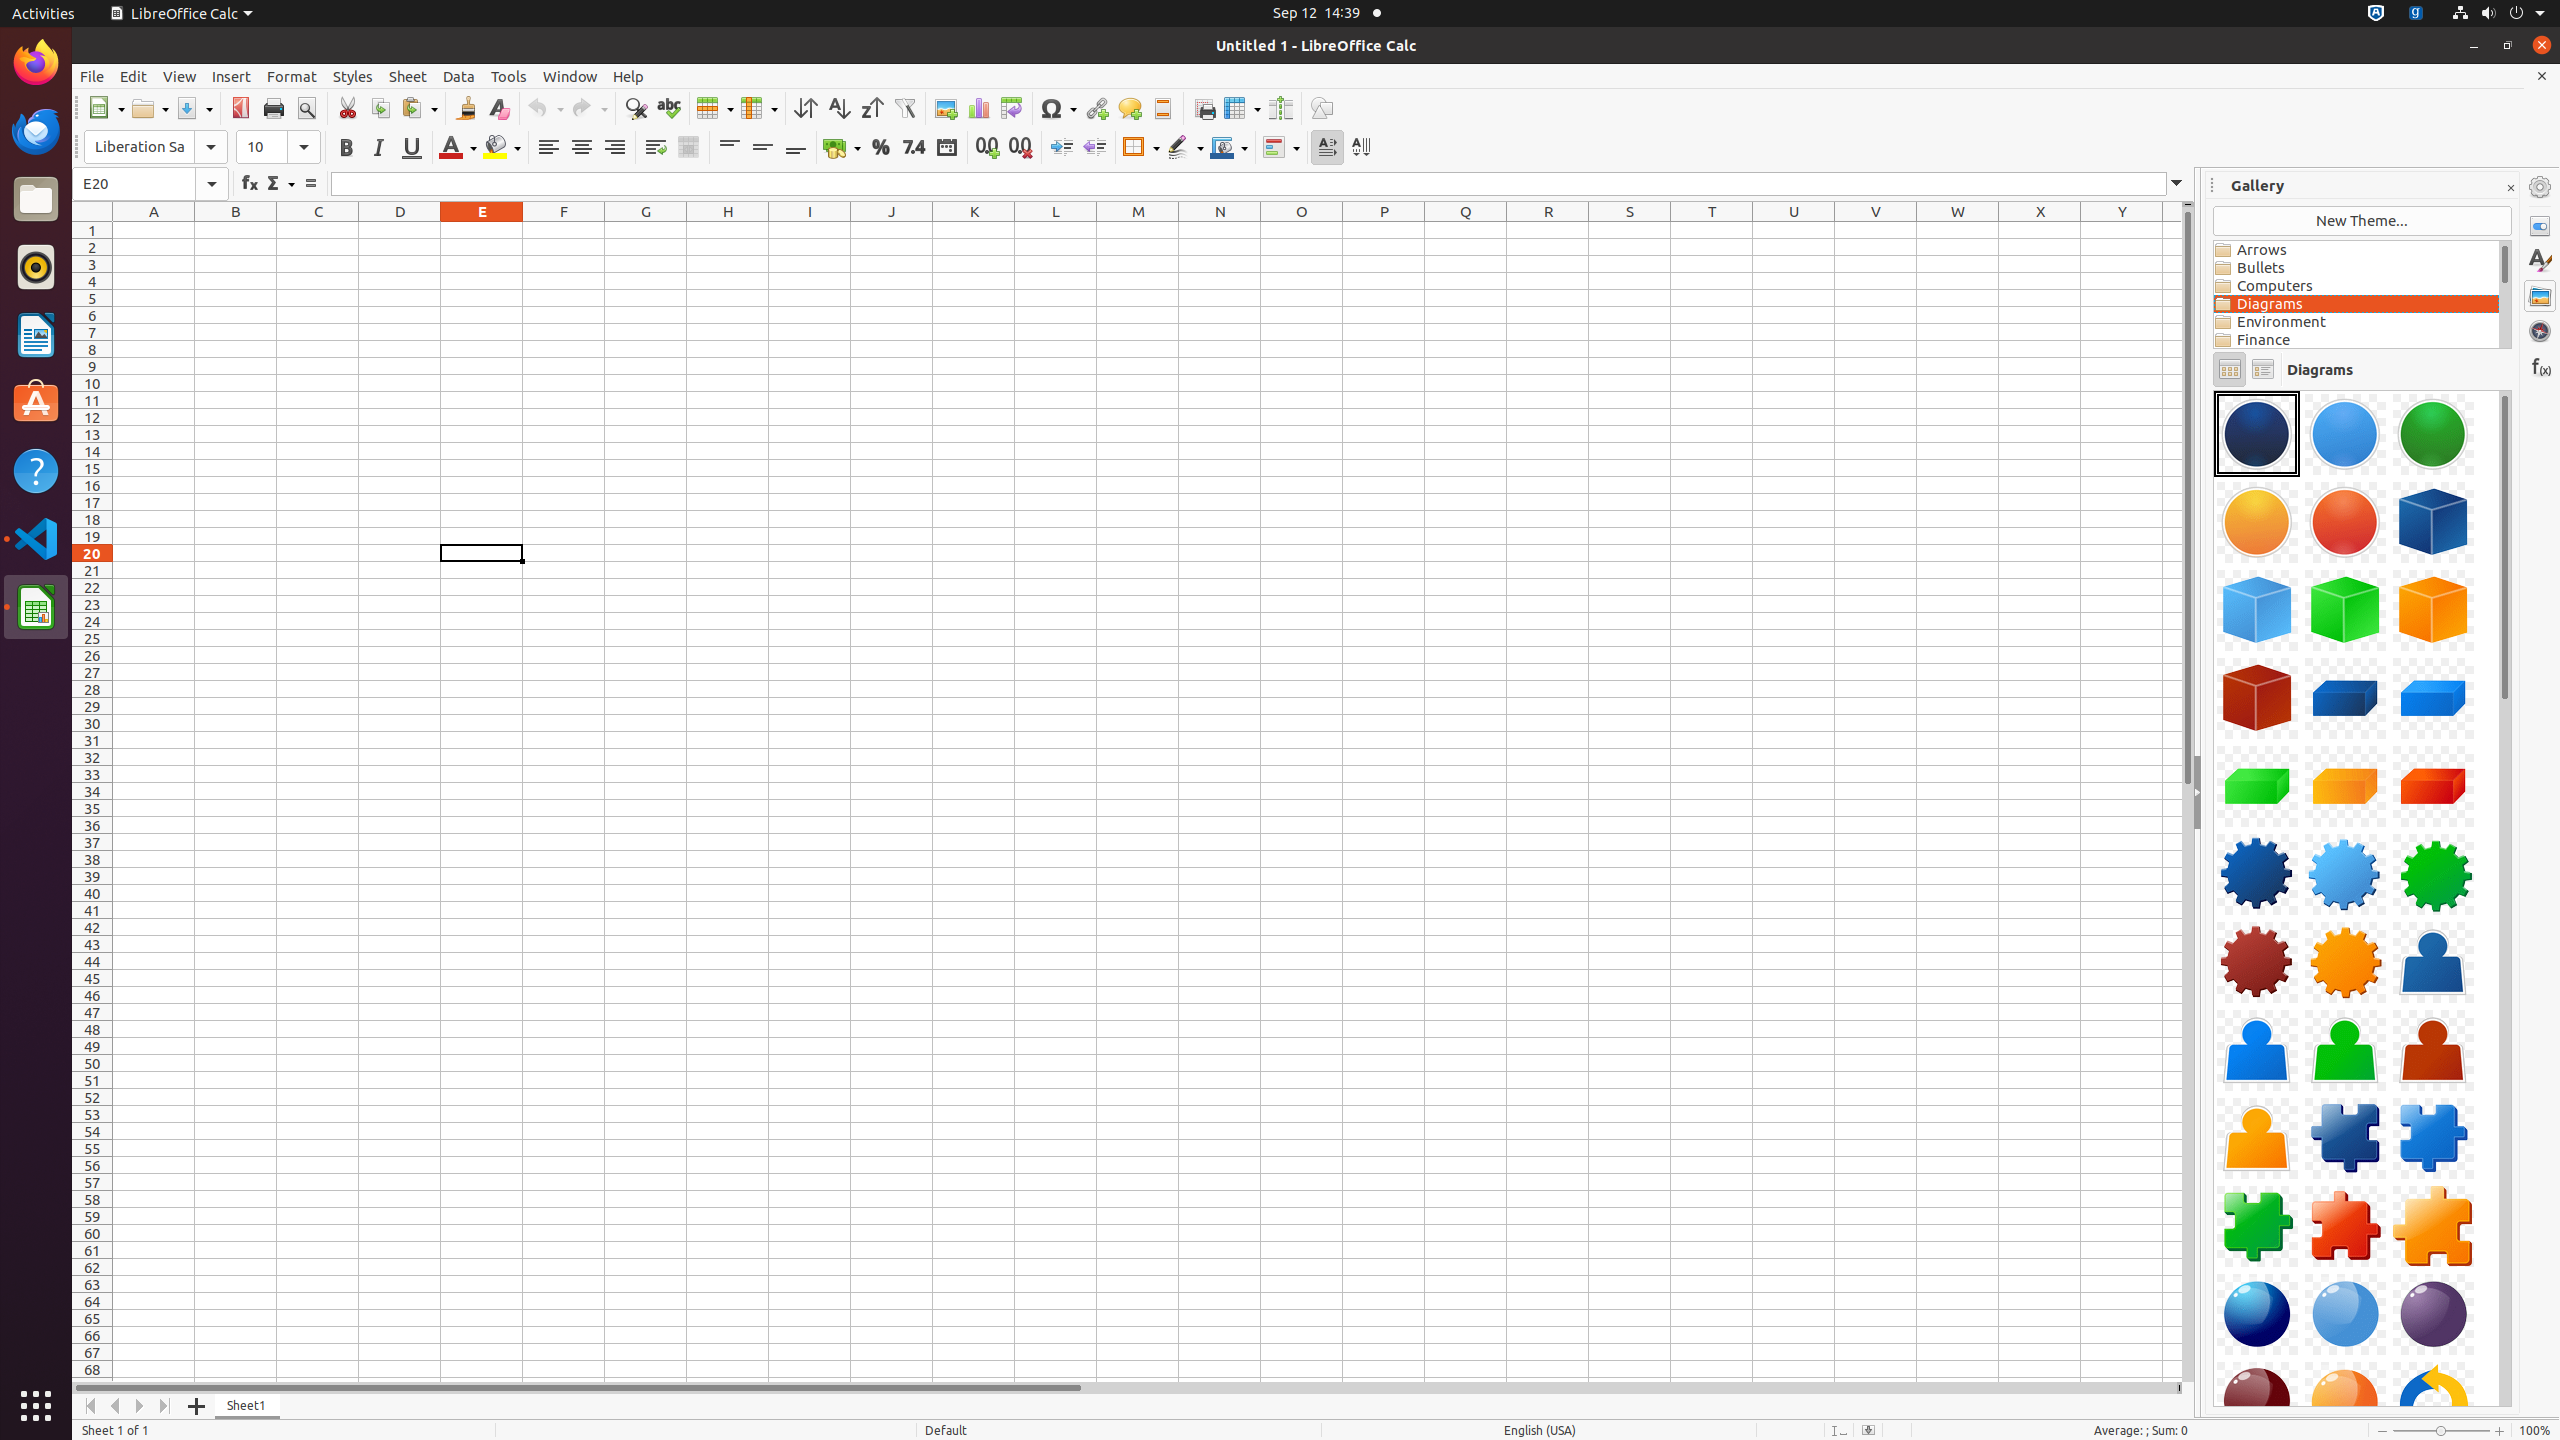  What do you see at coordinates (456, 146) in the screenshot?
I see `'Font Color'` at bounding box center [456, 146].